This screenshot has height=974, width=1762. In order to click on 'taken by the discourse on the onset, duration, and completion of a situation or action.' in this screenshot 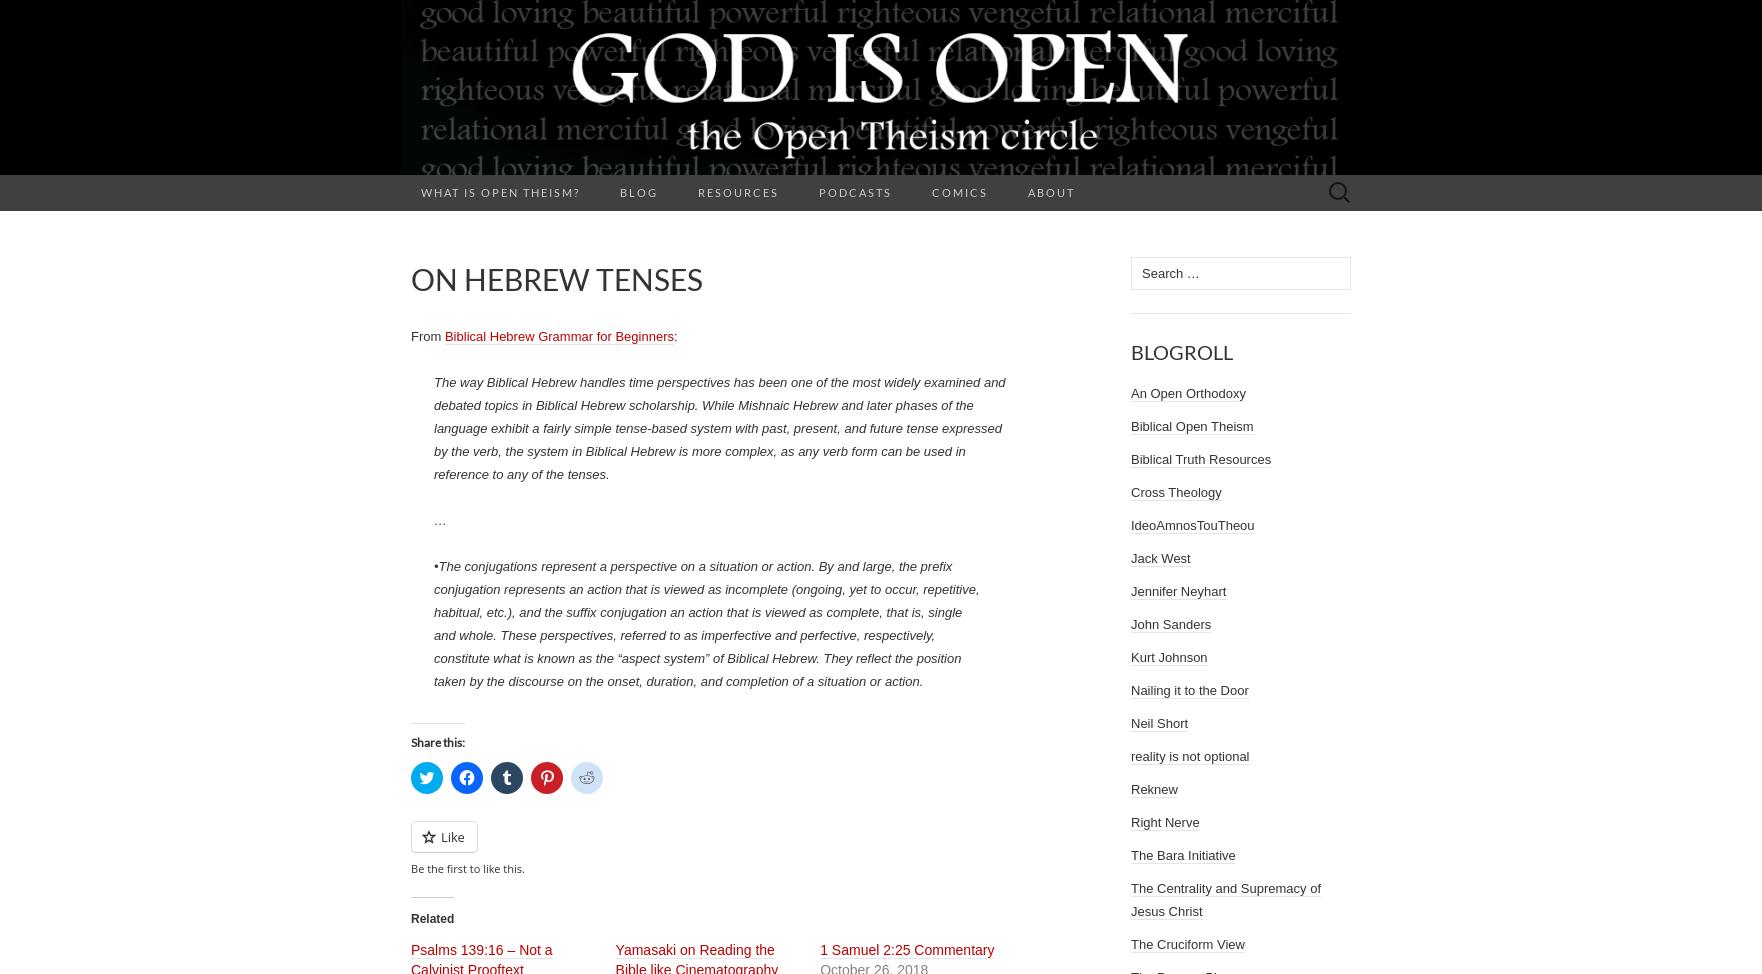, I will do `click(677, 681)`.